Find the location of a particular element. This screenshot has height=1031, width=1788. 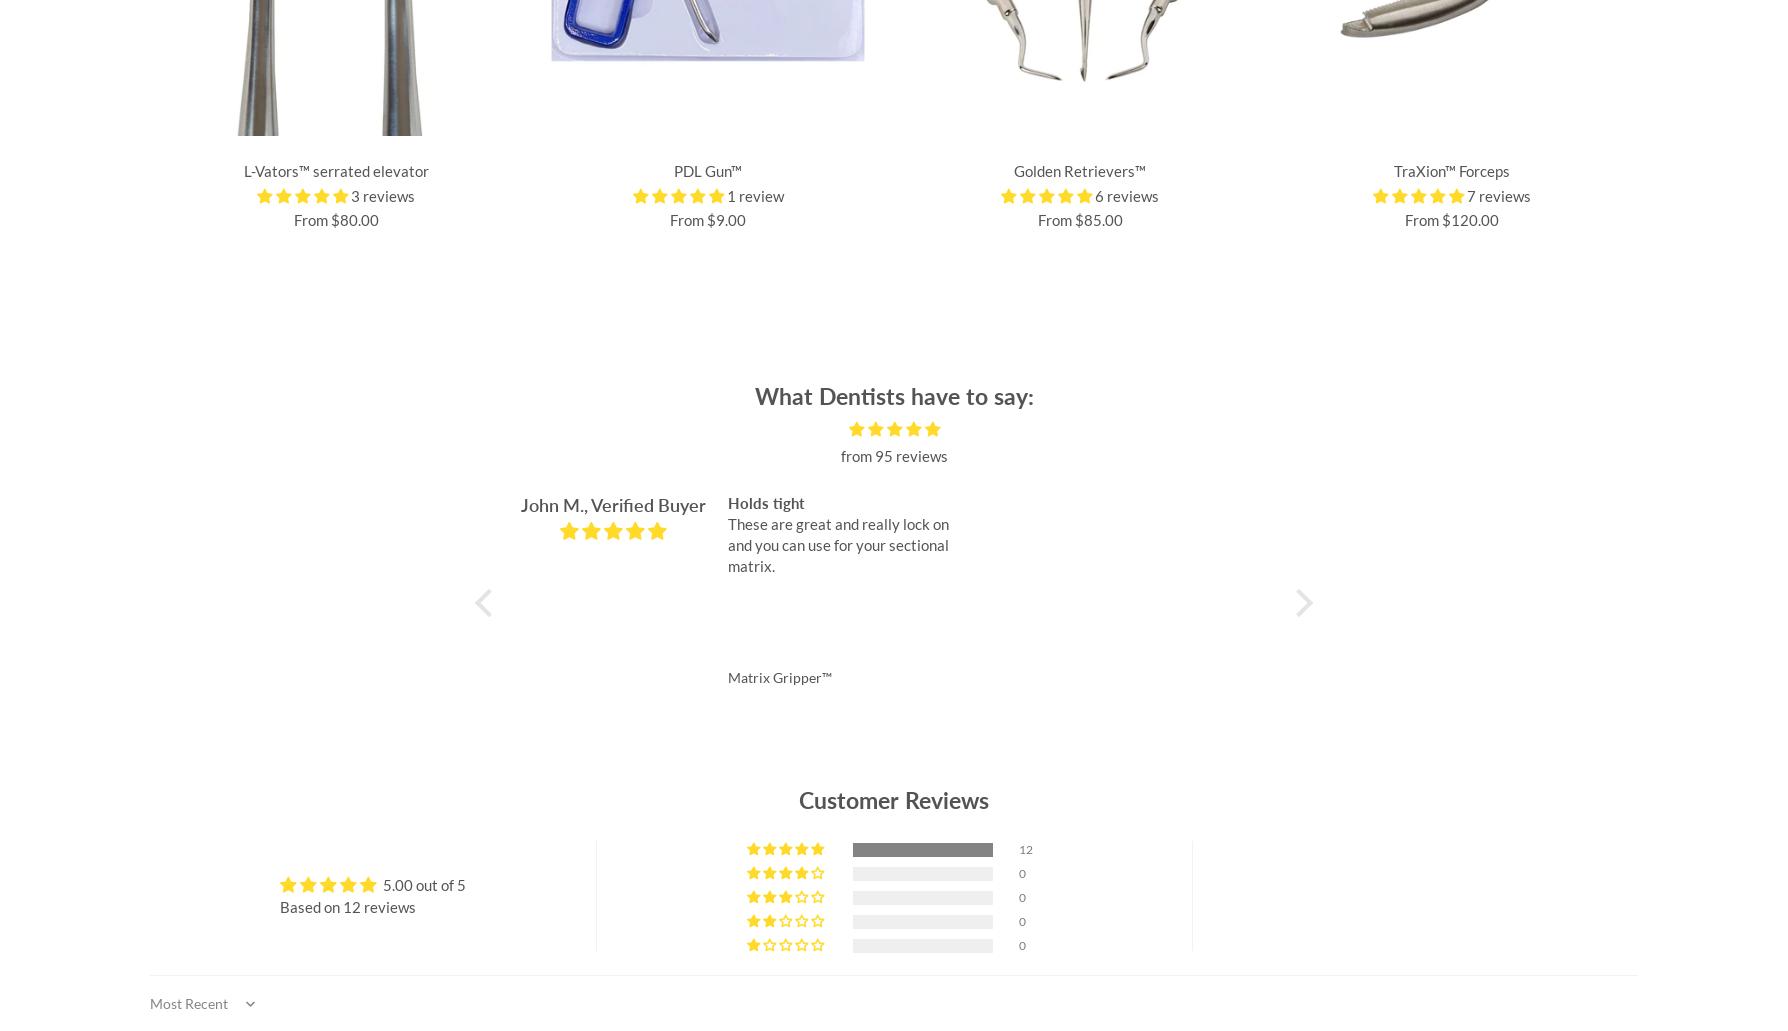

'From $120.00' is located at coordinates (1452, 220).